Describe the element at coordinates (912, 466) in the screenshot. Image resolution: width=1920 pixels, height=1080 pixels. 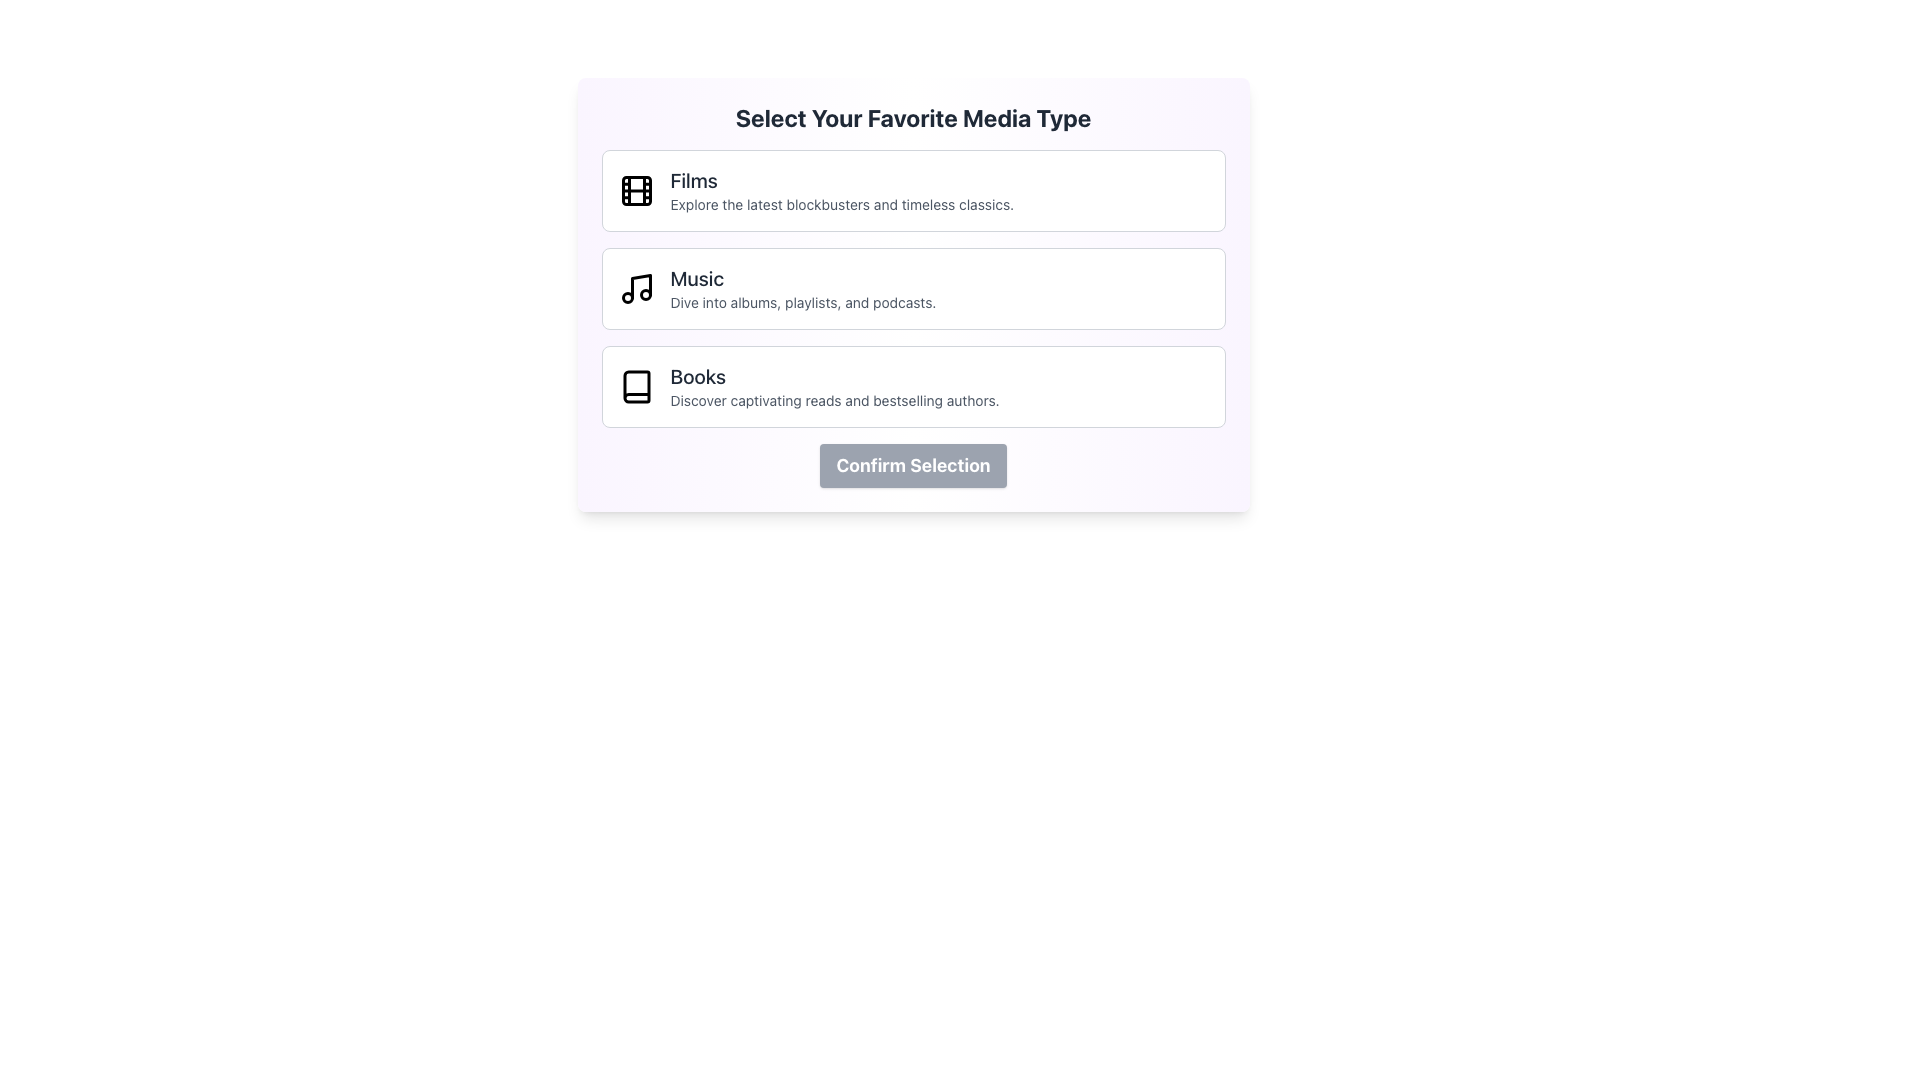
I see `the confirmation button located at the bottom-center of the 'Select Your Favorite Media Type' section` at that location.